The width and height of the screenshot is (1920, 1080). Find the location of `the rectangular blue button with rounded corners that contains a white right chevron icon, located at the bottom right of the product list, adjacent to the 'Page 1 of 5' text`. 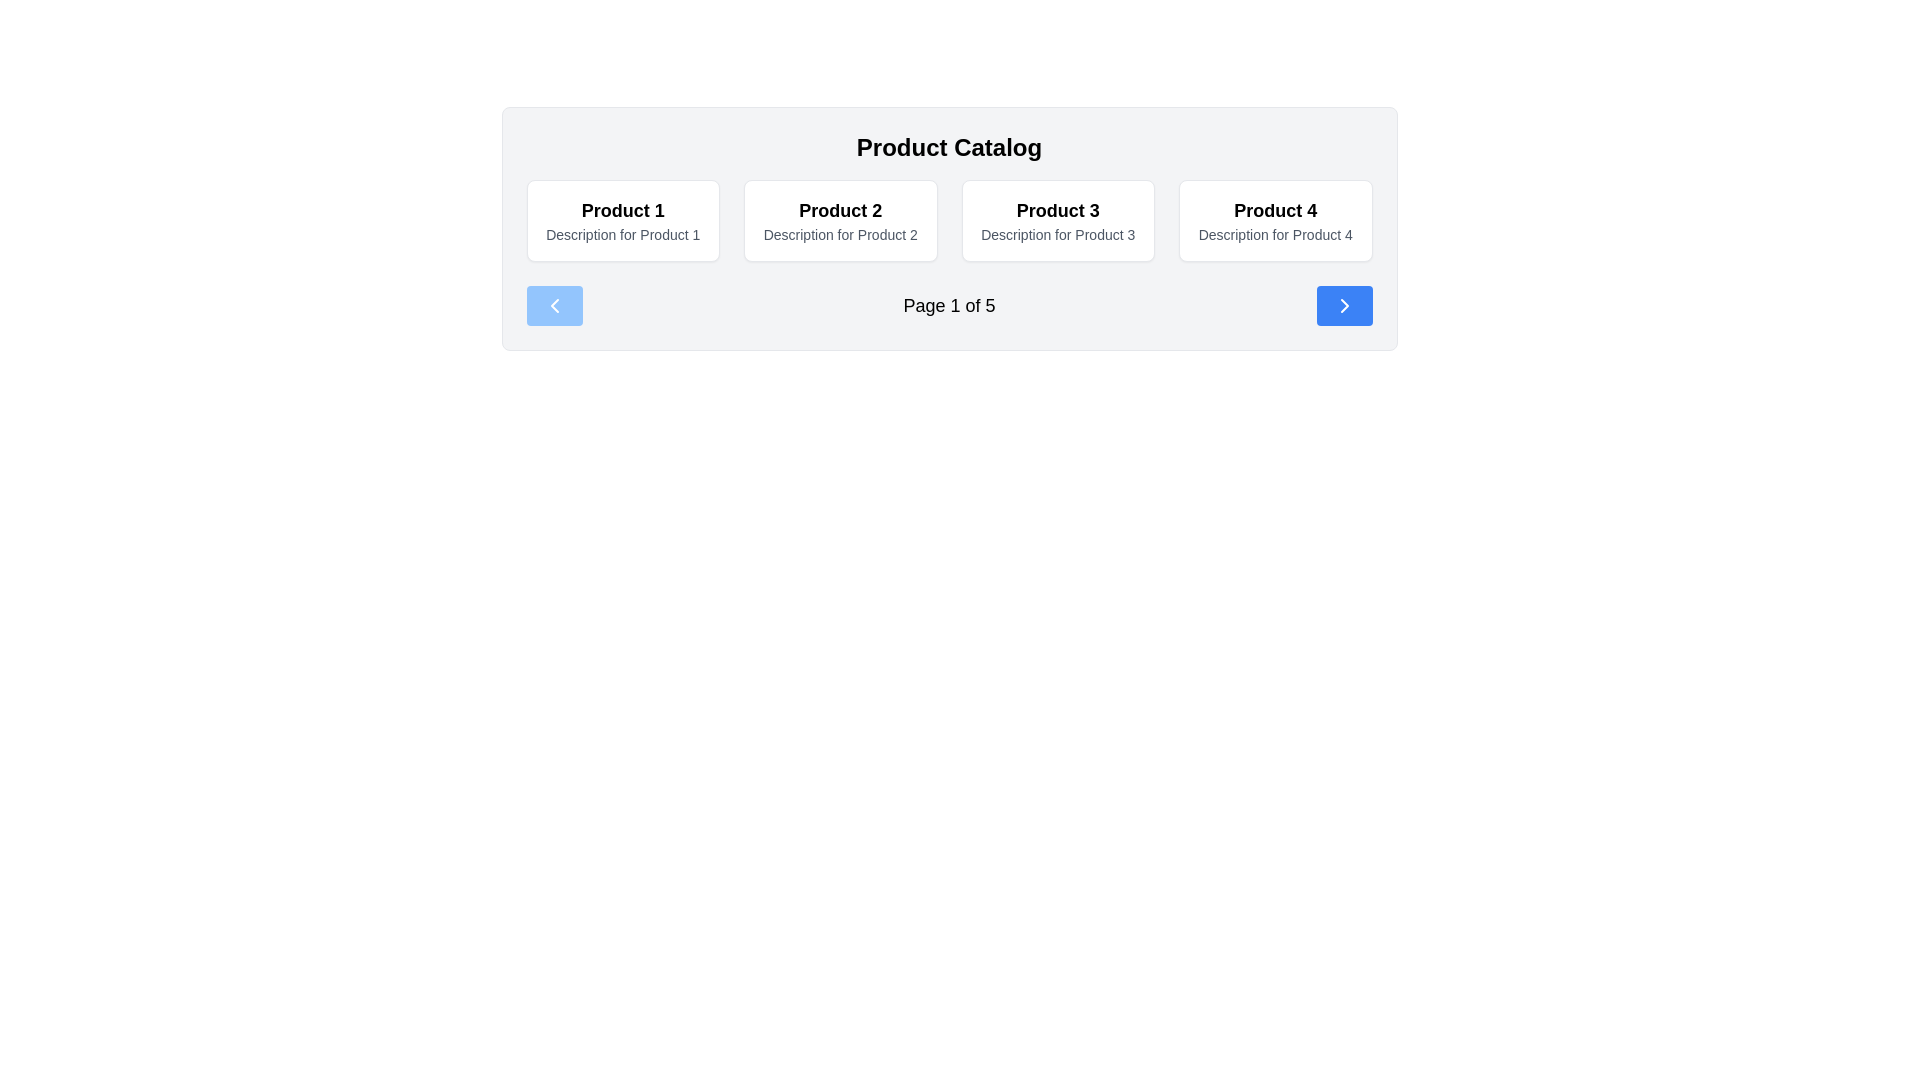

the rectangular blue button with rounded corners that contains a white right chevron icon, located at the bottom right of the product list, adjacent to the 'Page 1 of 5' text is located at coordinates (1344, 305).